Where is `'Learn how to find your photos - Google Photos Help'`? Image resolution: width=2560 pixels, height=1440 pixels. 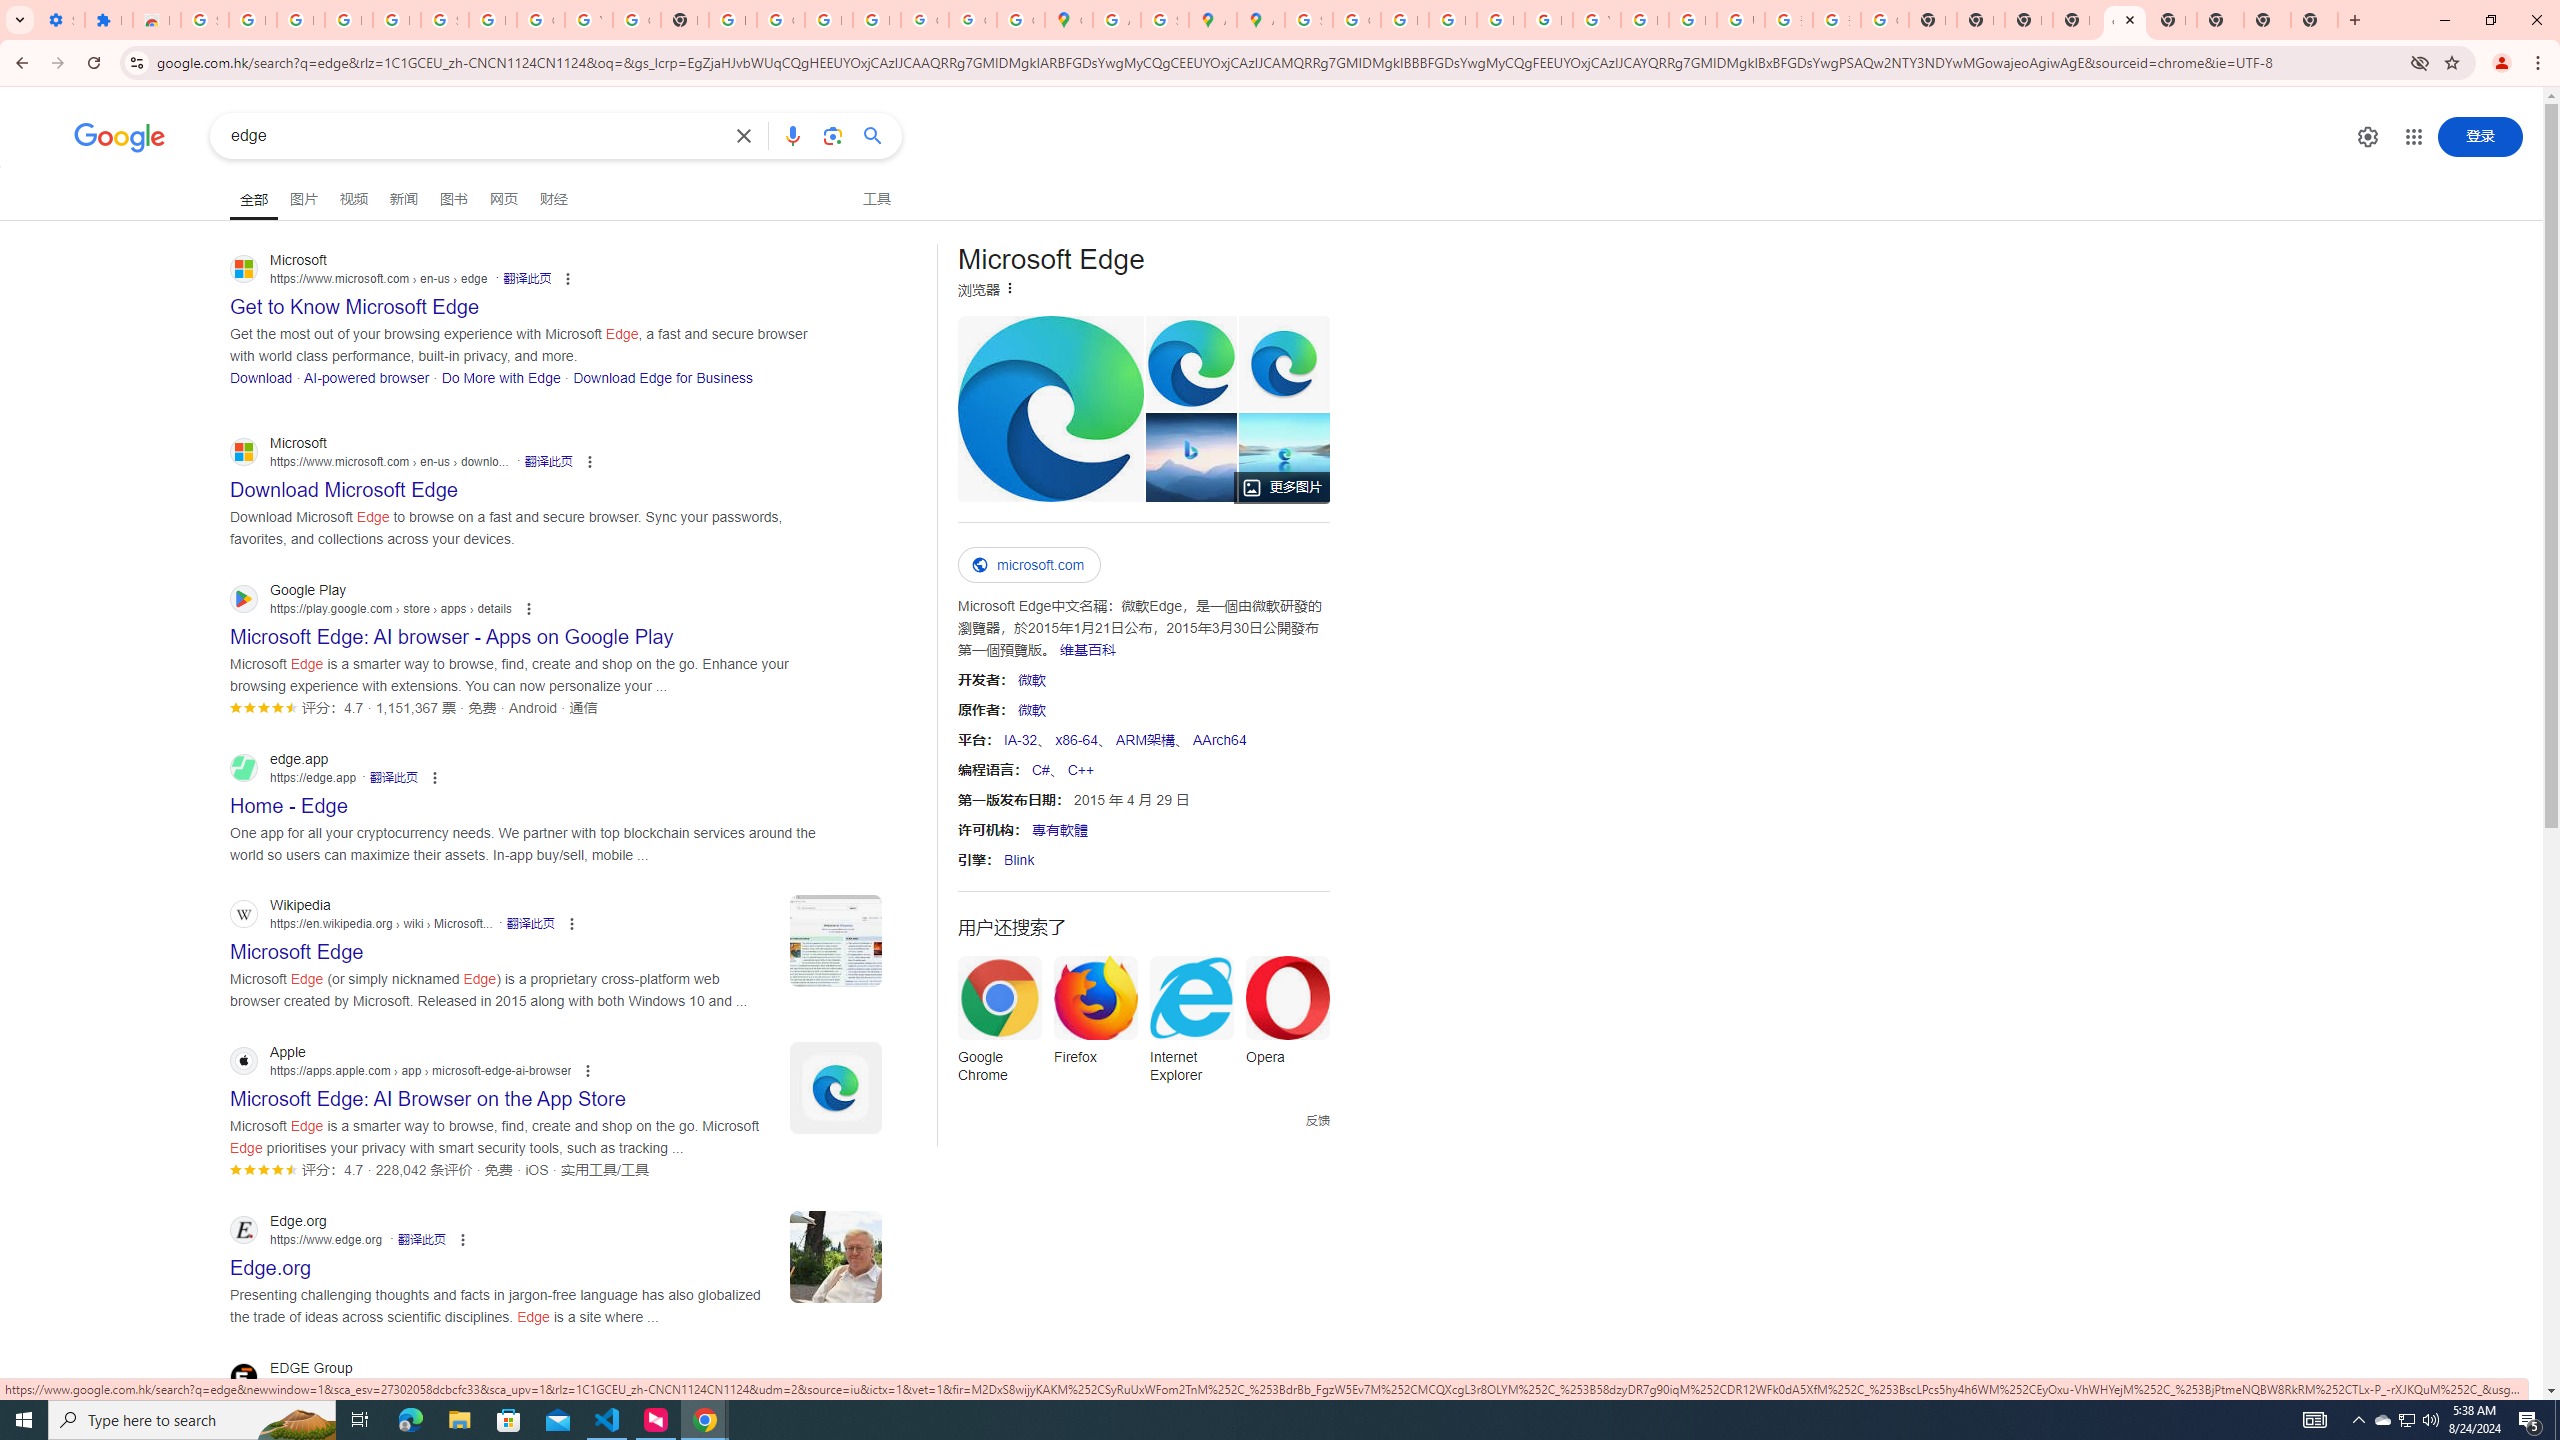 'Learn how to find your photos - Google Photos Help' is located at coordinates (347, 19).